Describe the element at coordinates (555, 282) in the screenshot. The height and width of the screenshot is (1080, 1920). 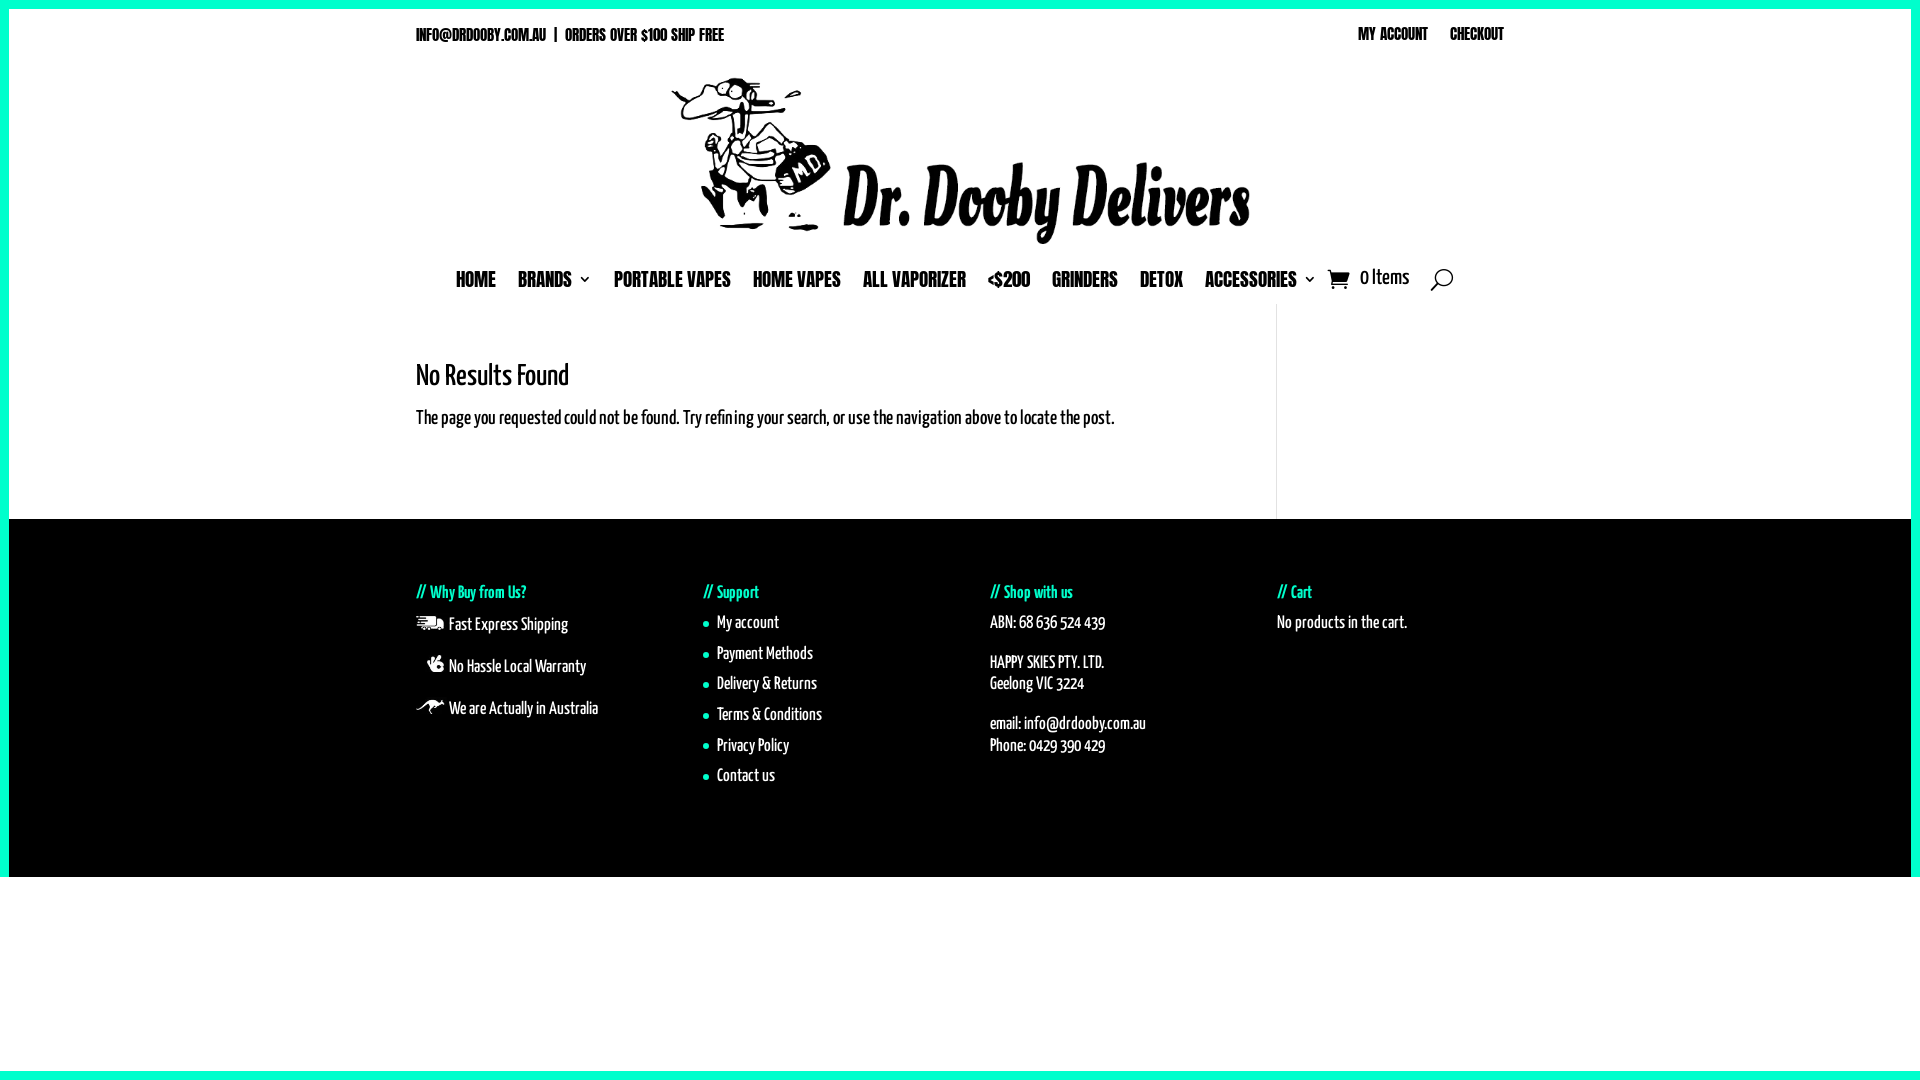
I see `'BRANDS'` at that location.